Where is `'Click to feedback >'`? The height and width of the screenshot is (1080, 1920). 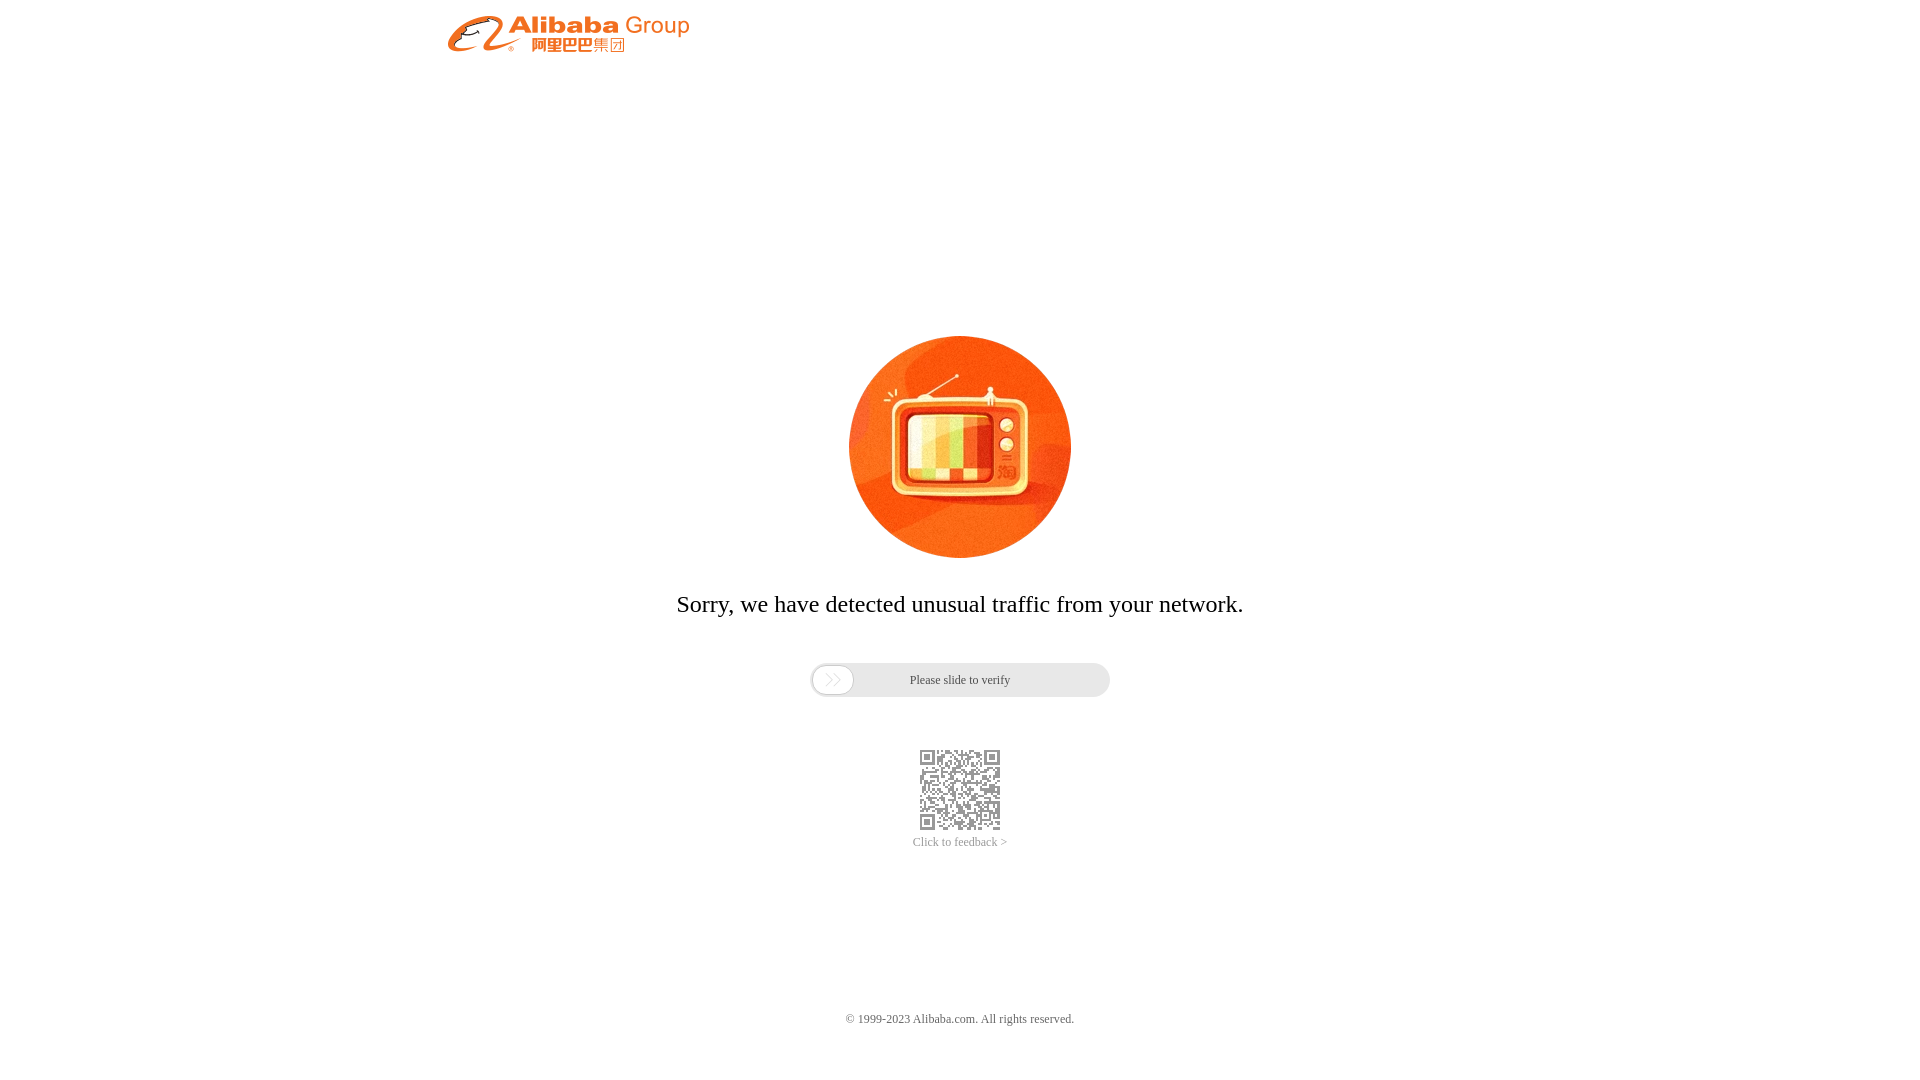
'Click to feedback >' is located at coordinates (960, 842).